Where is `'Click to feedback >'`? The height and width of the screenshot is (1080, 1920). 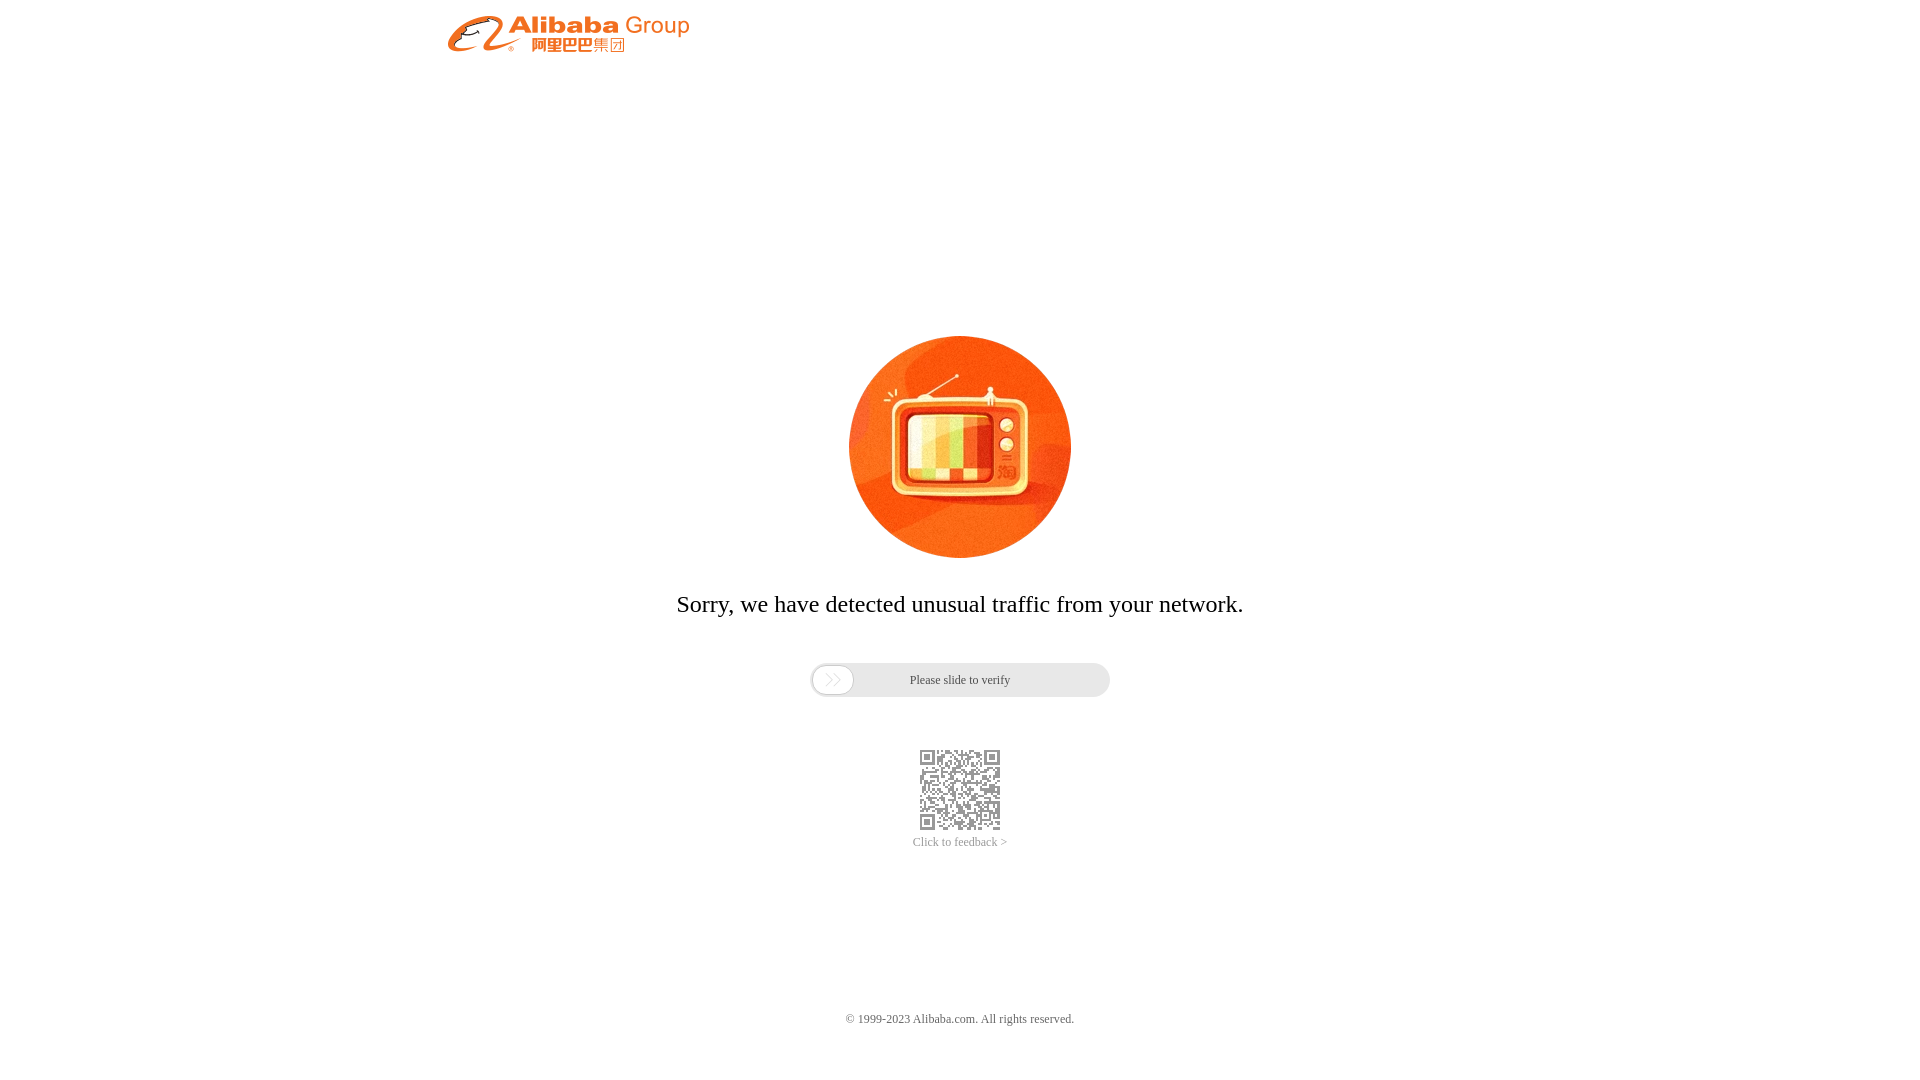
'Click to feedback >' is located at coordinates (960, 842).